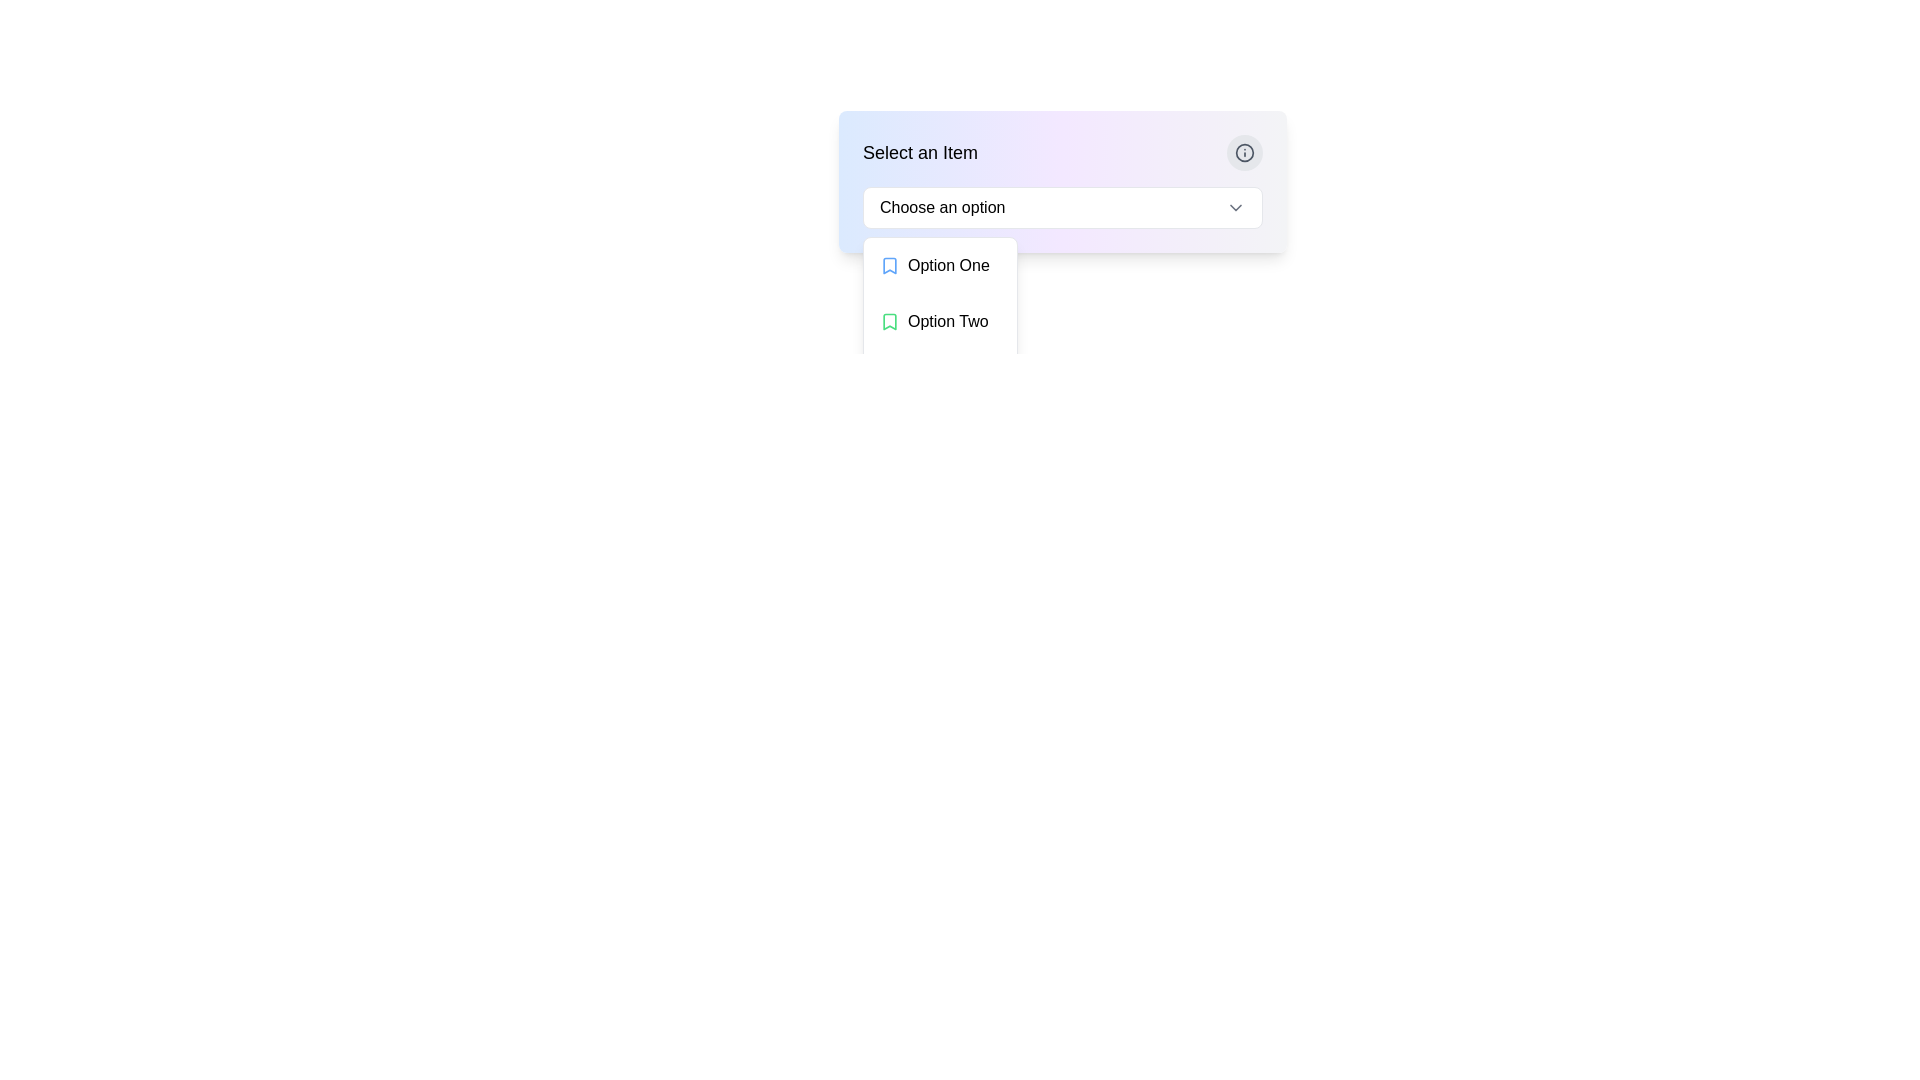  I want to click on the first item in the dropdown menu labeled 'Option One', which features a blue bookmark icon and black text, so click(939, 265).